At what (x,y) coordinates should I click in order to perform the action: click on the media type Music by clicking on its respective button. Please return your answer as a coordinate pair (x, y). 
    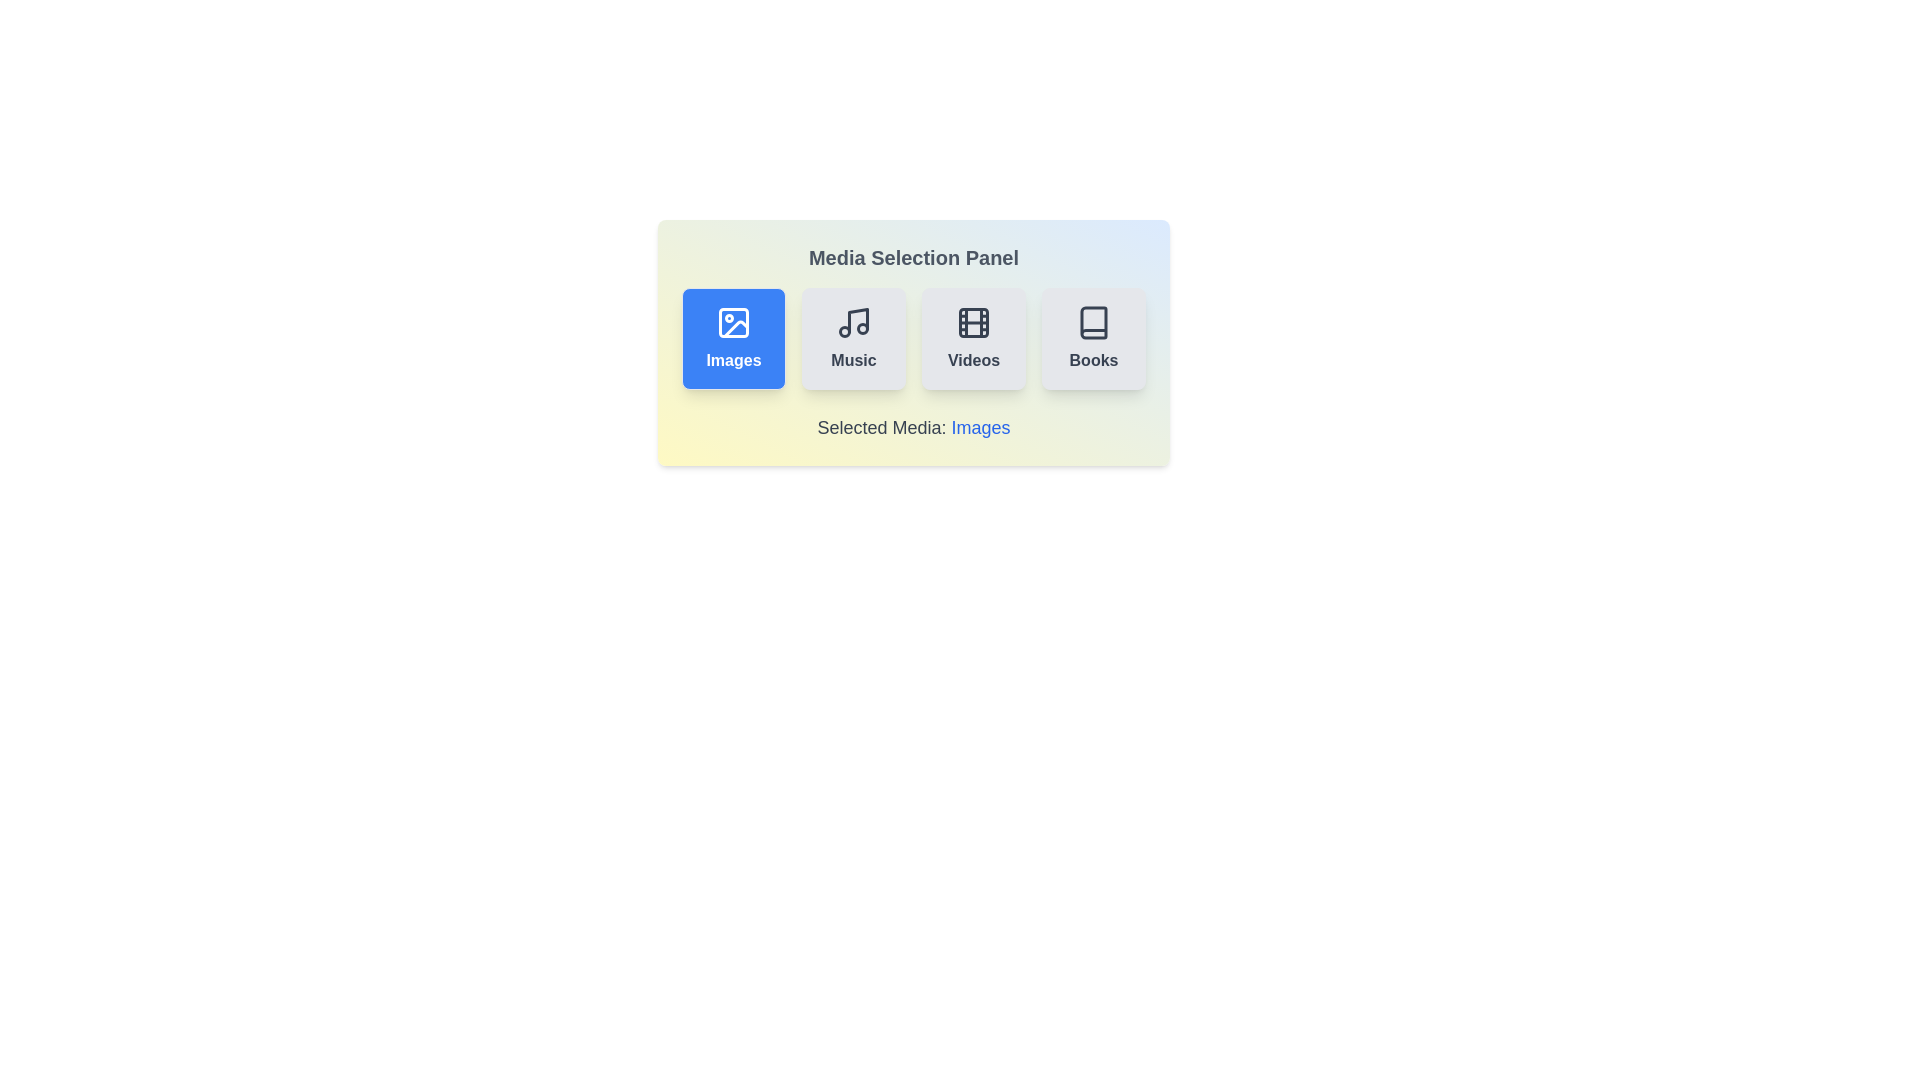
    Looking at the image, I should click on (854, 338).